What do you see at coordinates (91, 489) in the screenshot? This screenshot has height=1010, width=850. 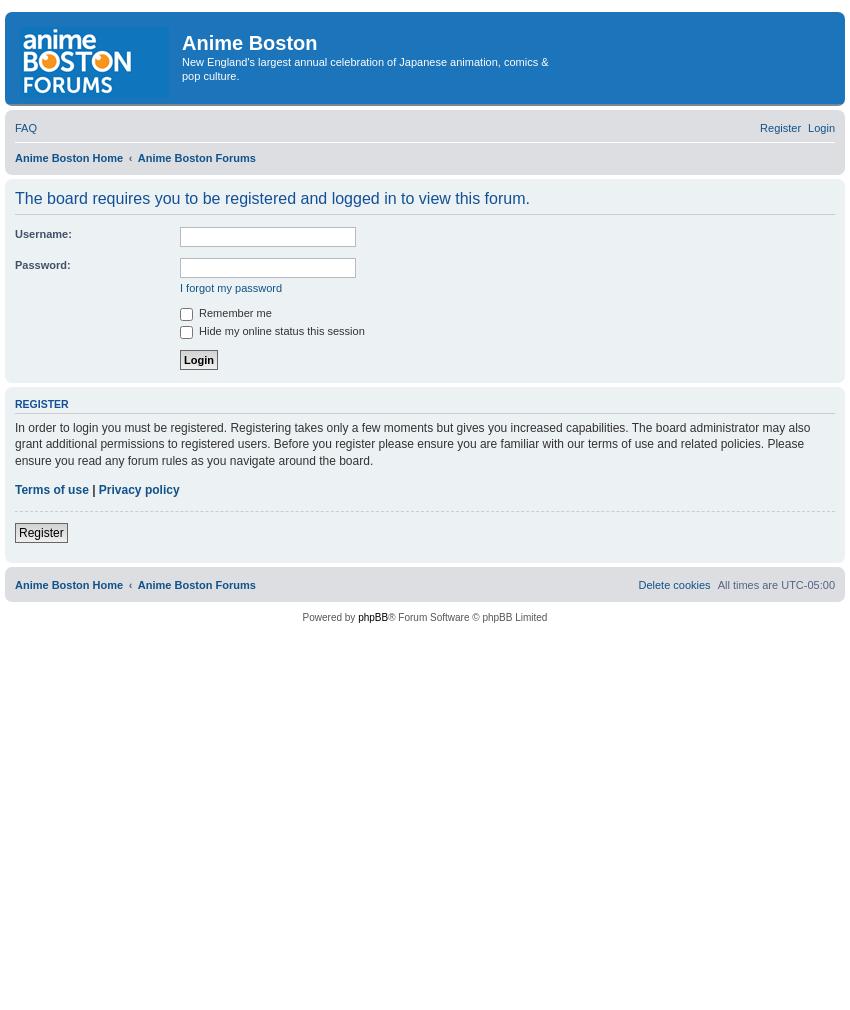 I see `'|'` at bounding box center [91, 489].